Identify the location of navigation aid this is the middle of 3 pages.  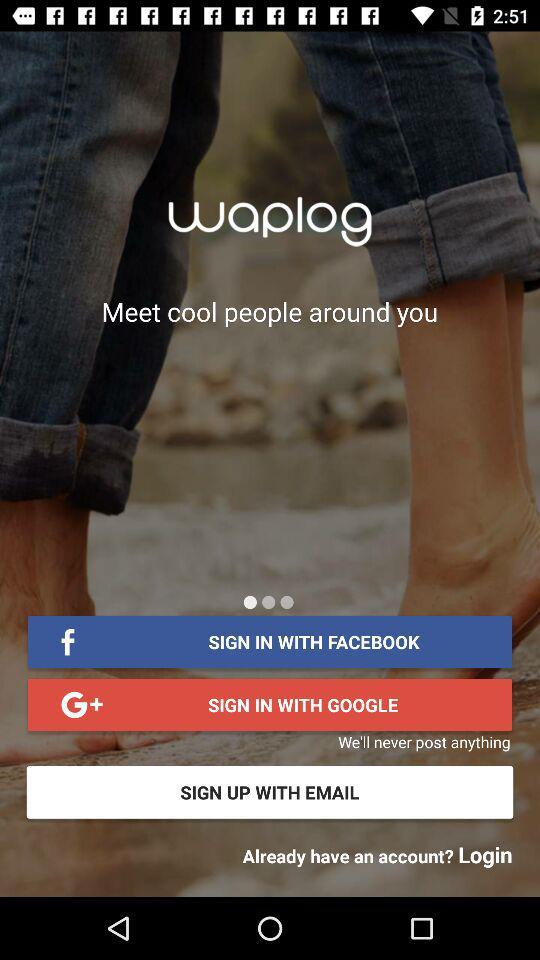
(268, 601).